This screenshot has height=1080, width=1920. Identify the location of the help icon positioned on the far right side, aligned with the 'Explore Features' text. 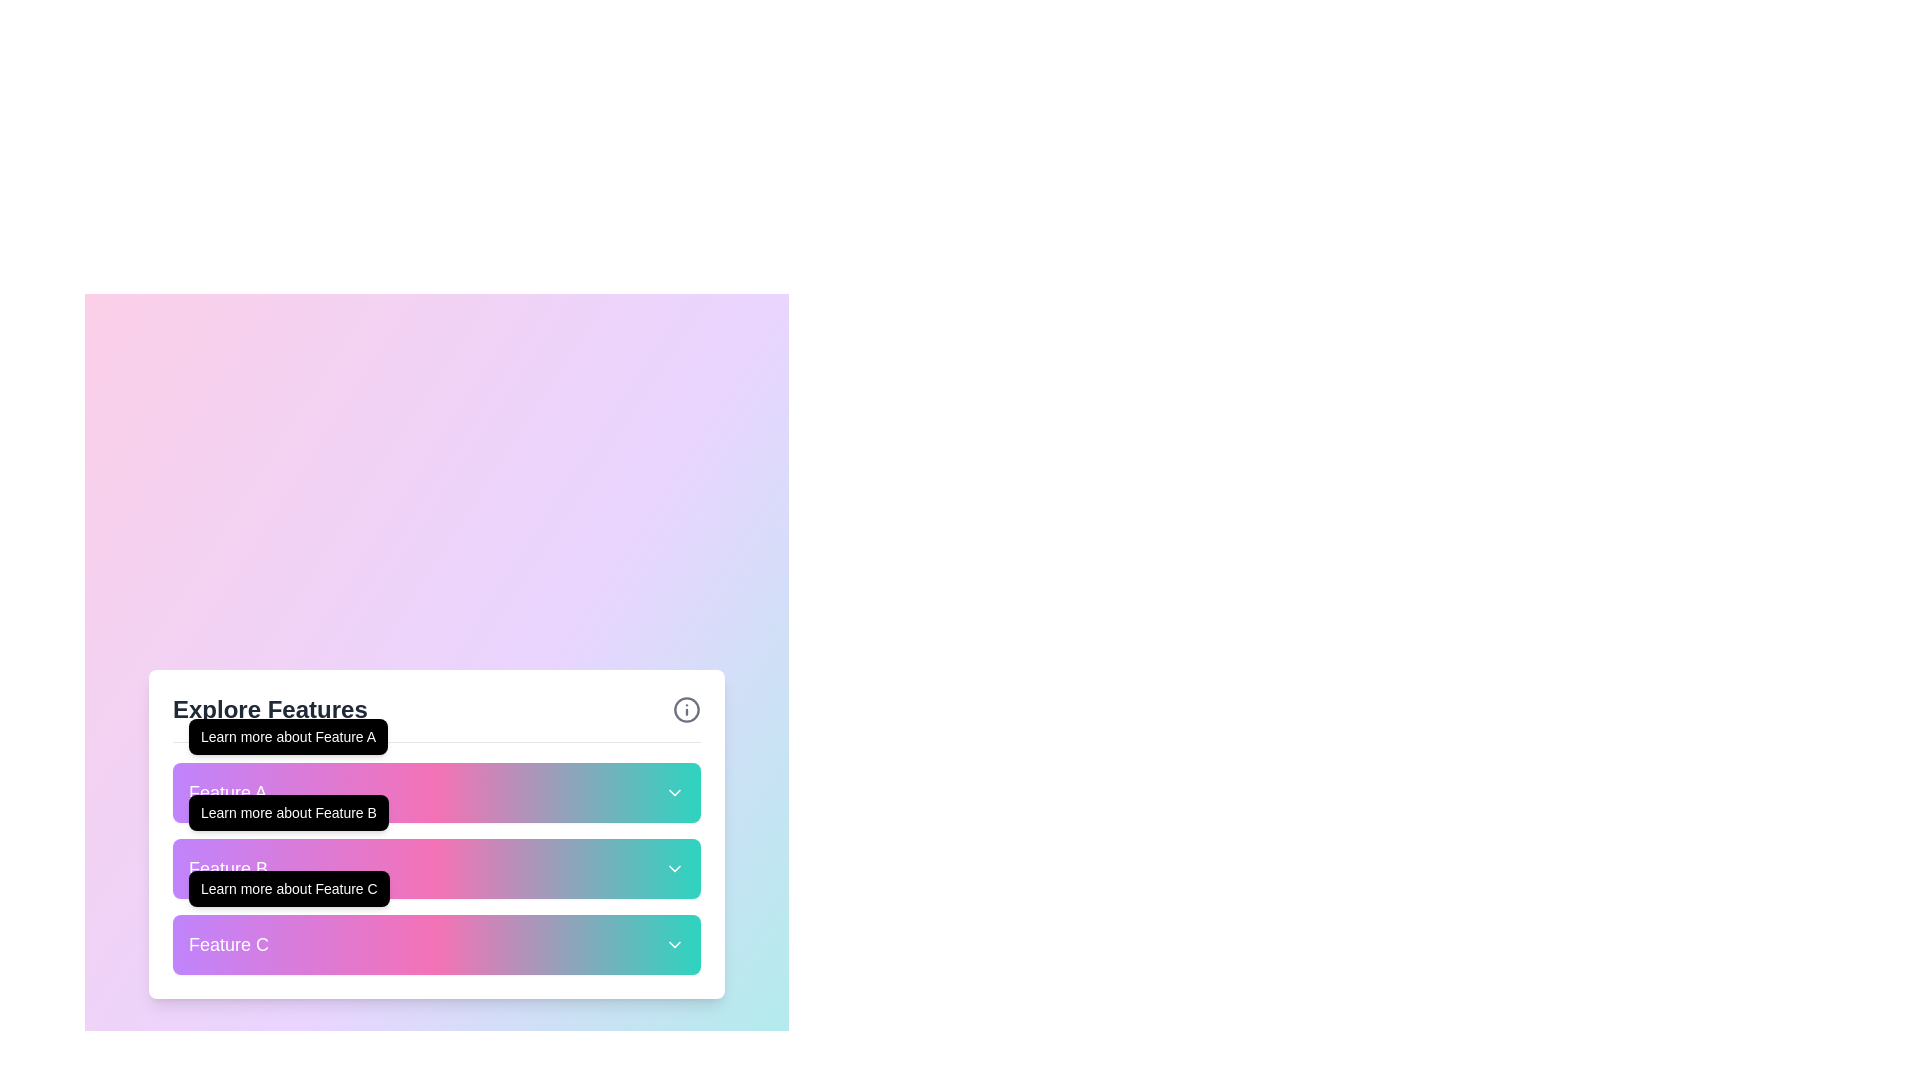
(686, 708).